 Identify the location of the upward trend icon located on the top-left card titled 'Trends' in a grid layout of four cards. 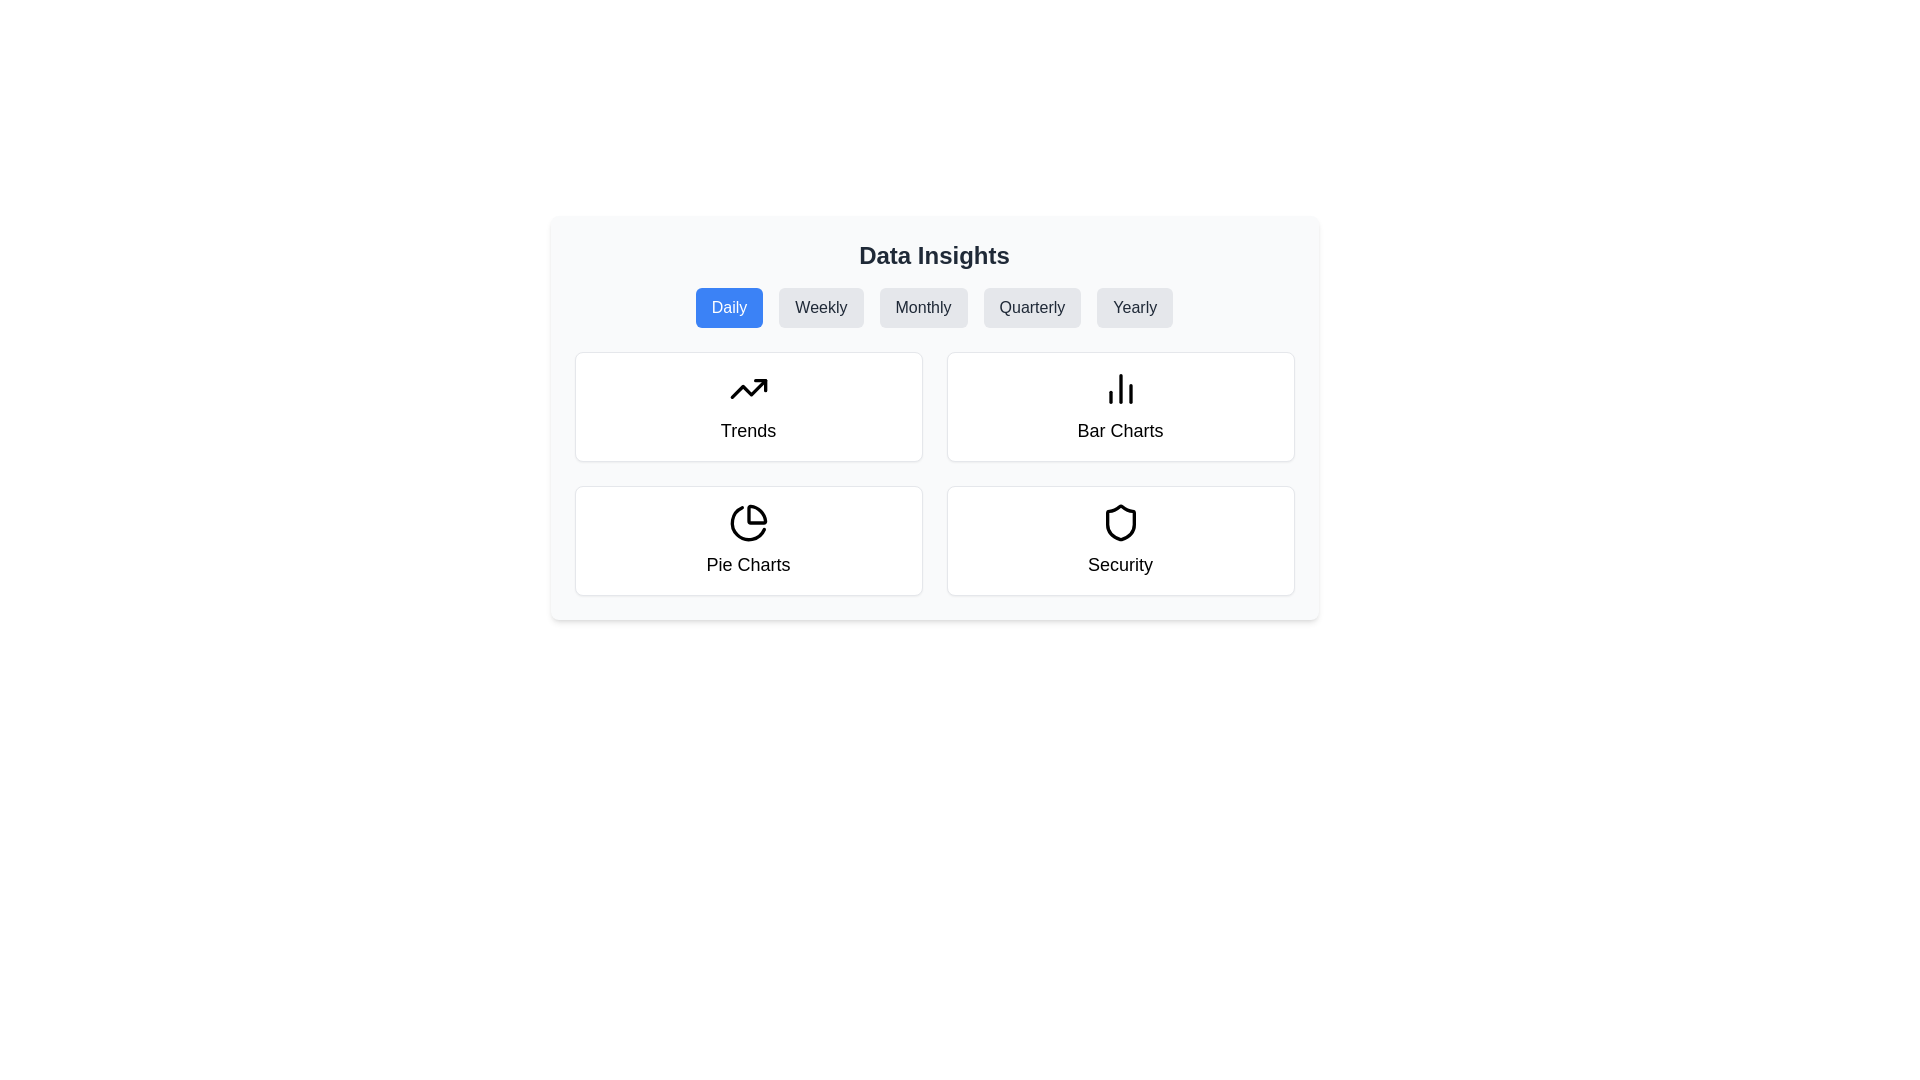
(747, 389).